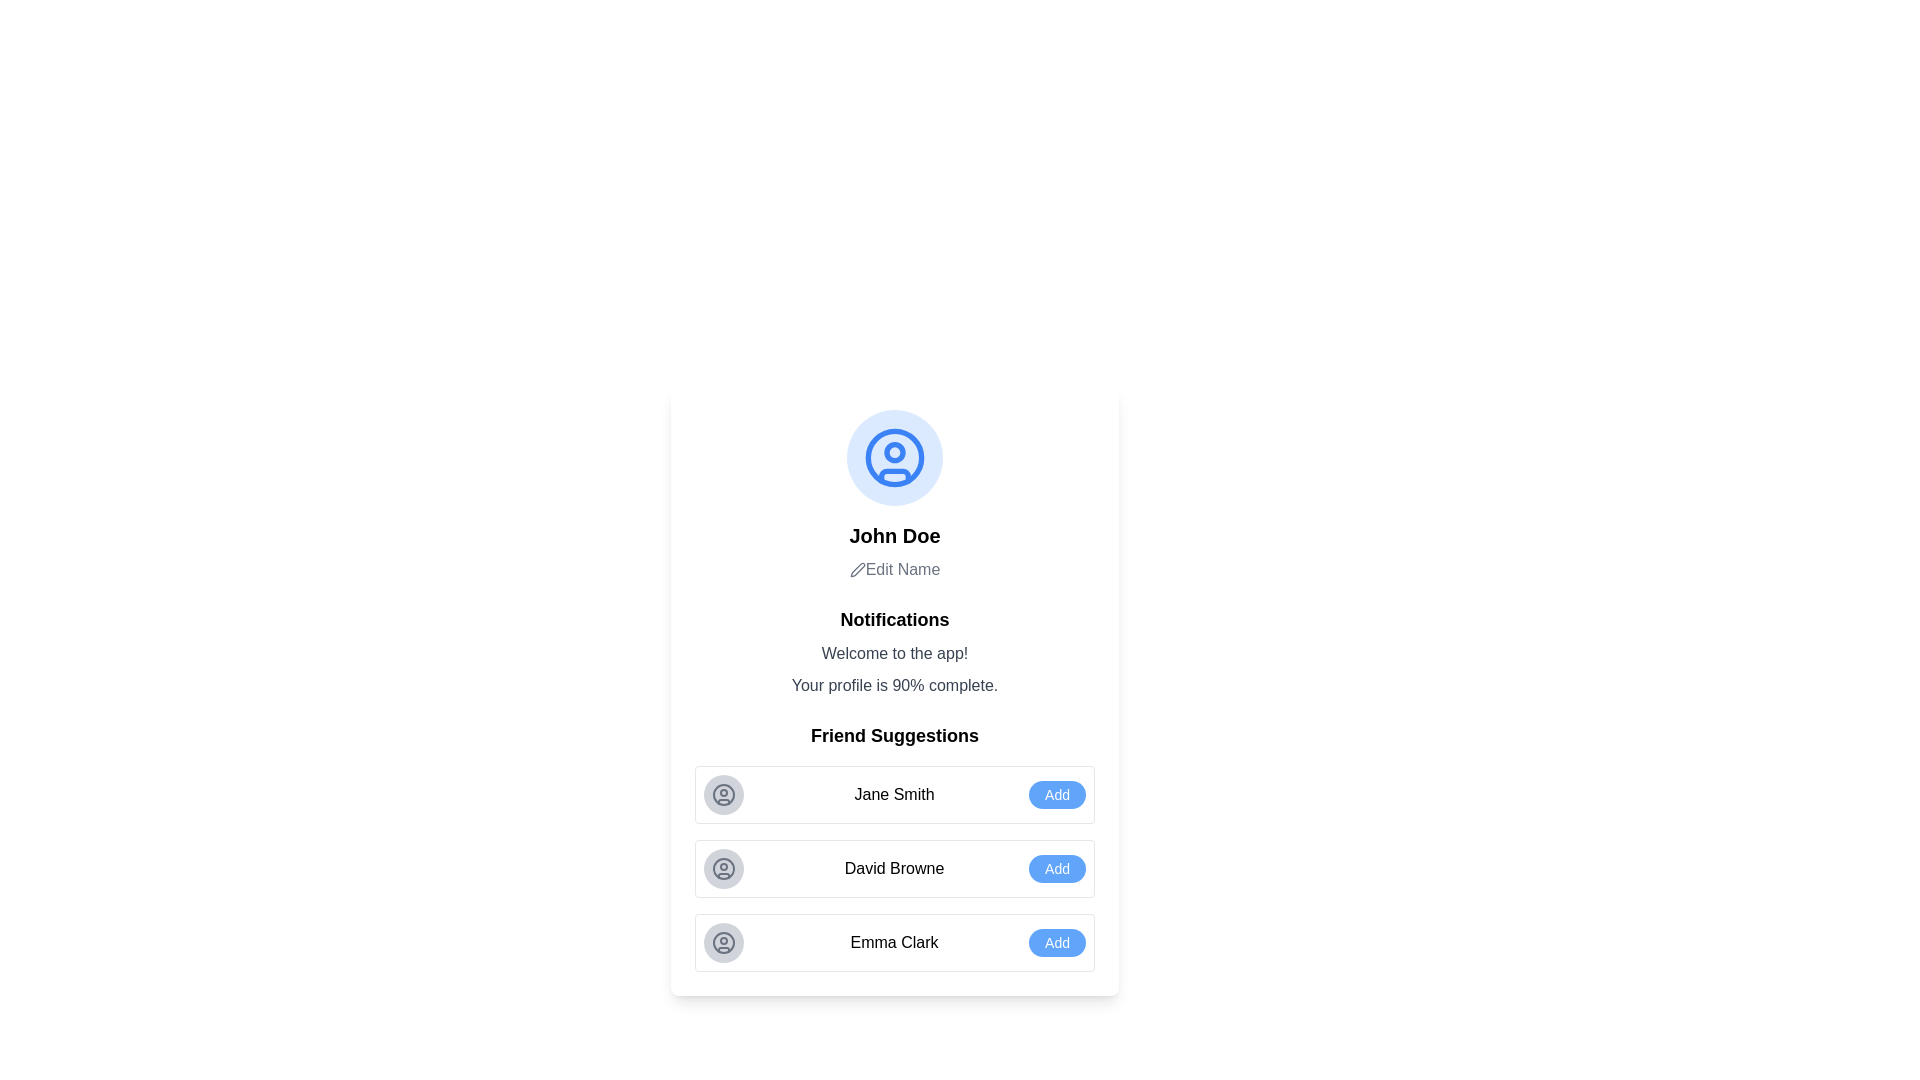 This screenshot has width=1920, height=1080. I want to click on the largest circular component of the user avatar icon associated with 'Emma Clark' in the 'Friend Suggestions' list, so click(723, 942).